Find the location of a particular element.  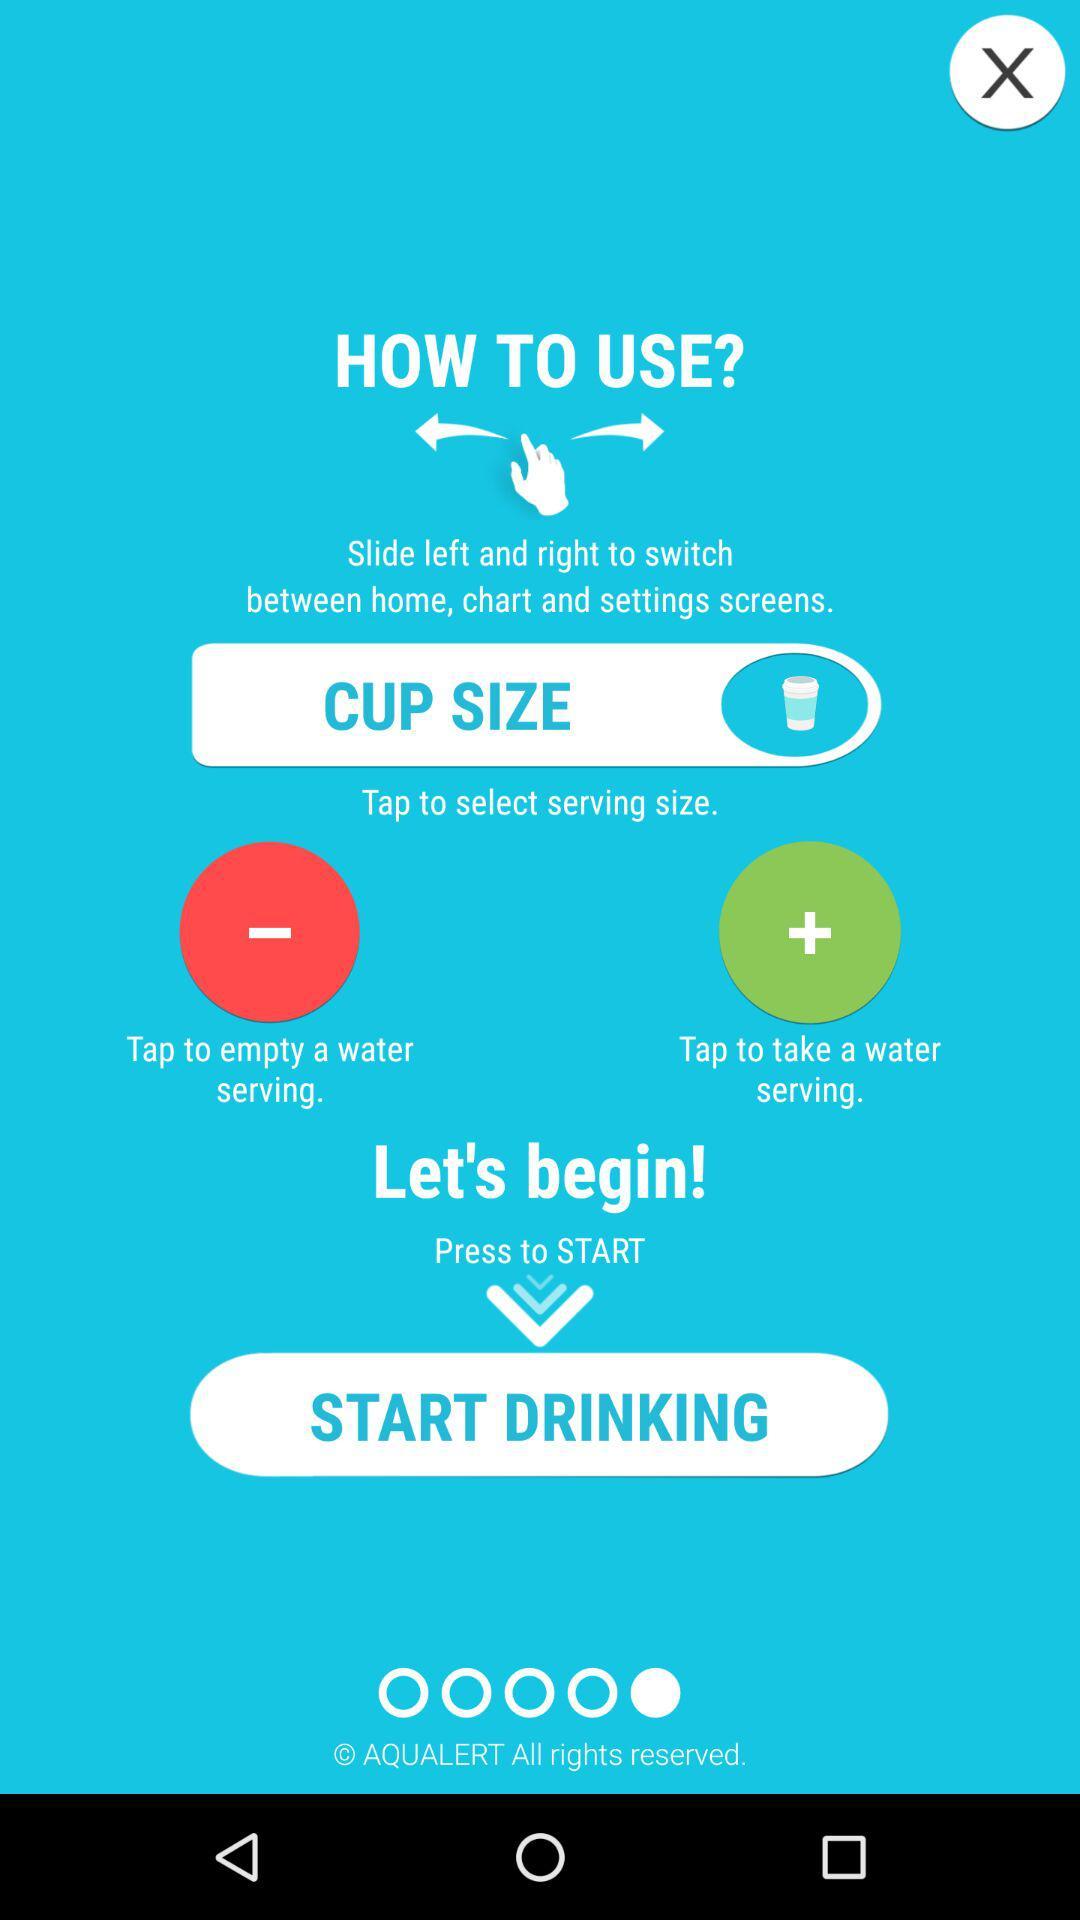

tap to less is located at coordinates (268, 931).